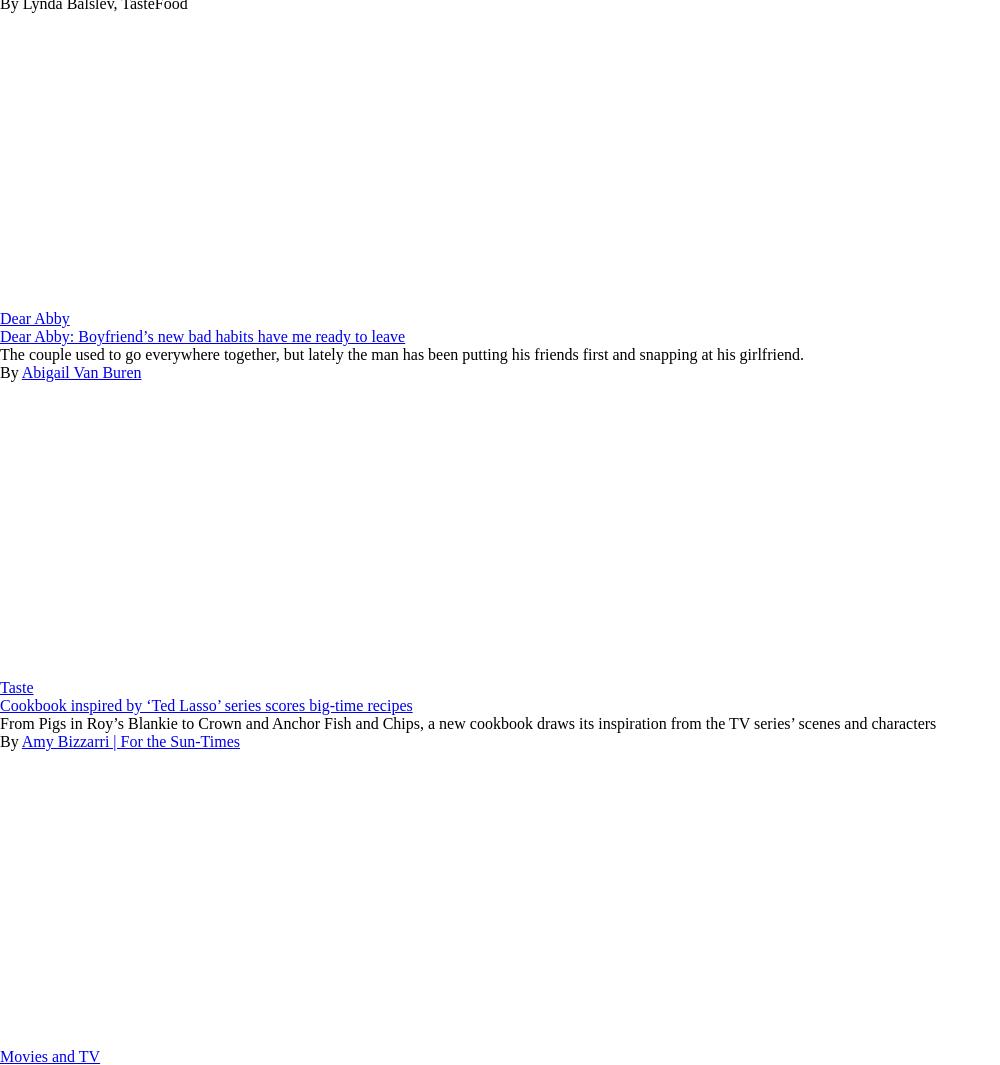 Image resolution: width=1000 pixels, height=1065 pixels. Describe the element at coordinates (50, 1056) in the screenshot. I see `'Movies and TV'` at that location.